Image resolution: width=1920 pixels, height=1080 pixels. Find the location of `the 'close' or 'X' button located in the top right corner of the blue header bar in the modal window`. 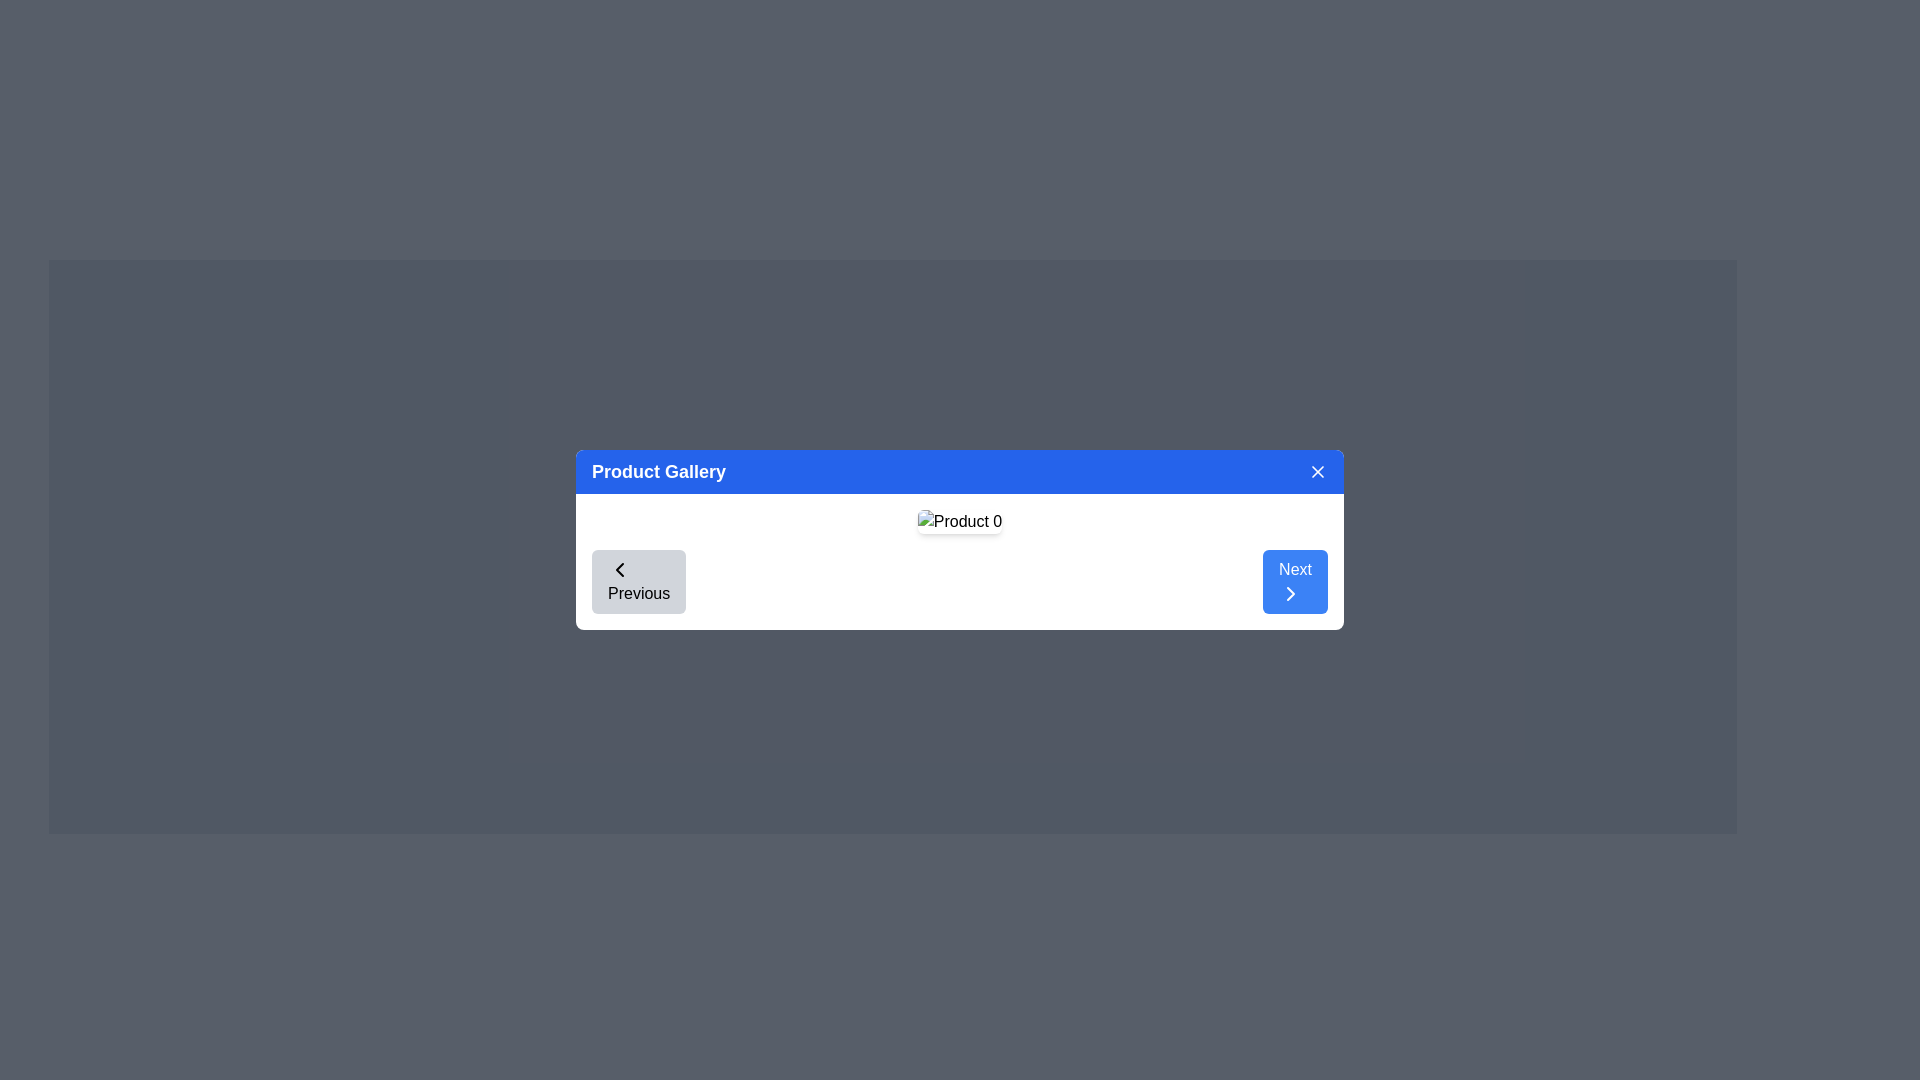

the 'close' or 'X' button located in the top right corner of the blue header bar in the modal window is located at coordinates (1318, 471).